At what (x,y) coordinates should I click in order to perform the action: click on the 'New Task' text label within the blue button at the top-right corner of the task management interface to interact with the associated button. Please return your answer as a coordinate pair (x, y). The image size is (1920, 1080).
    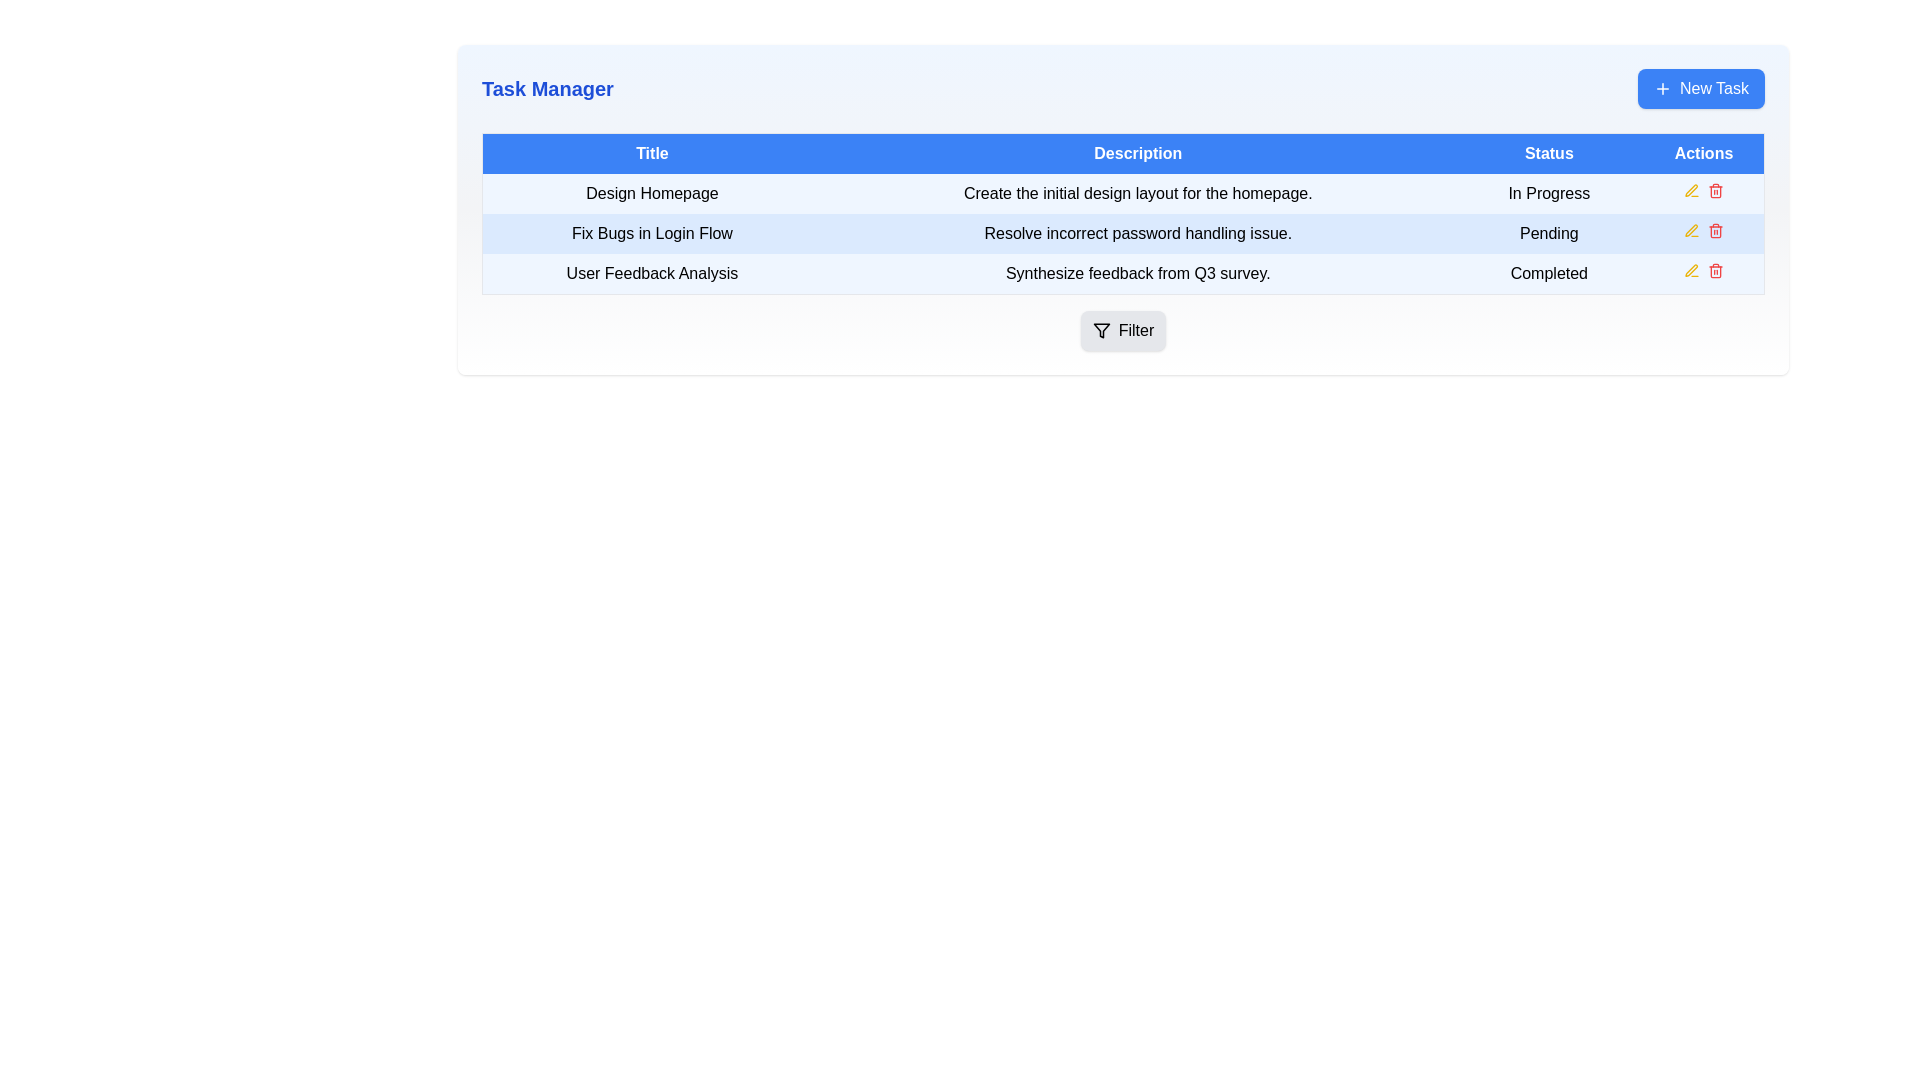
    Looking at the image, I should click on (1713, 87).